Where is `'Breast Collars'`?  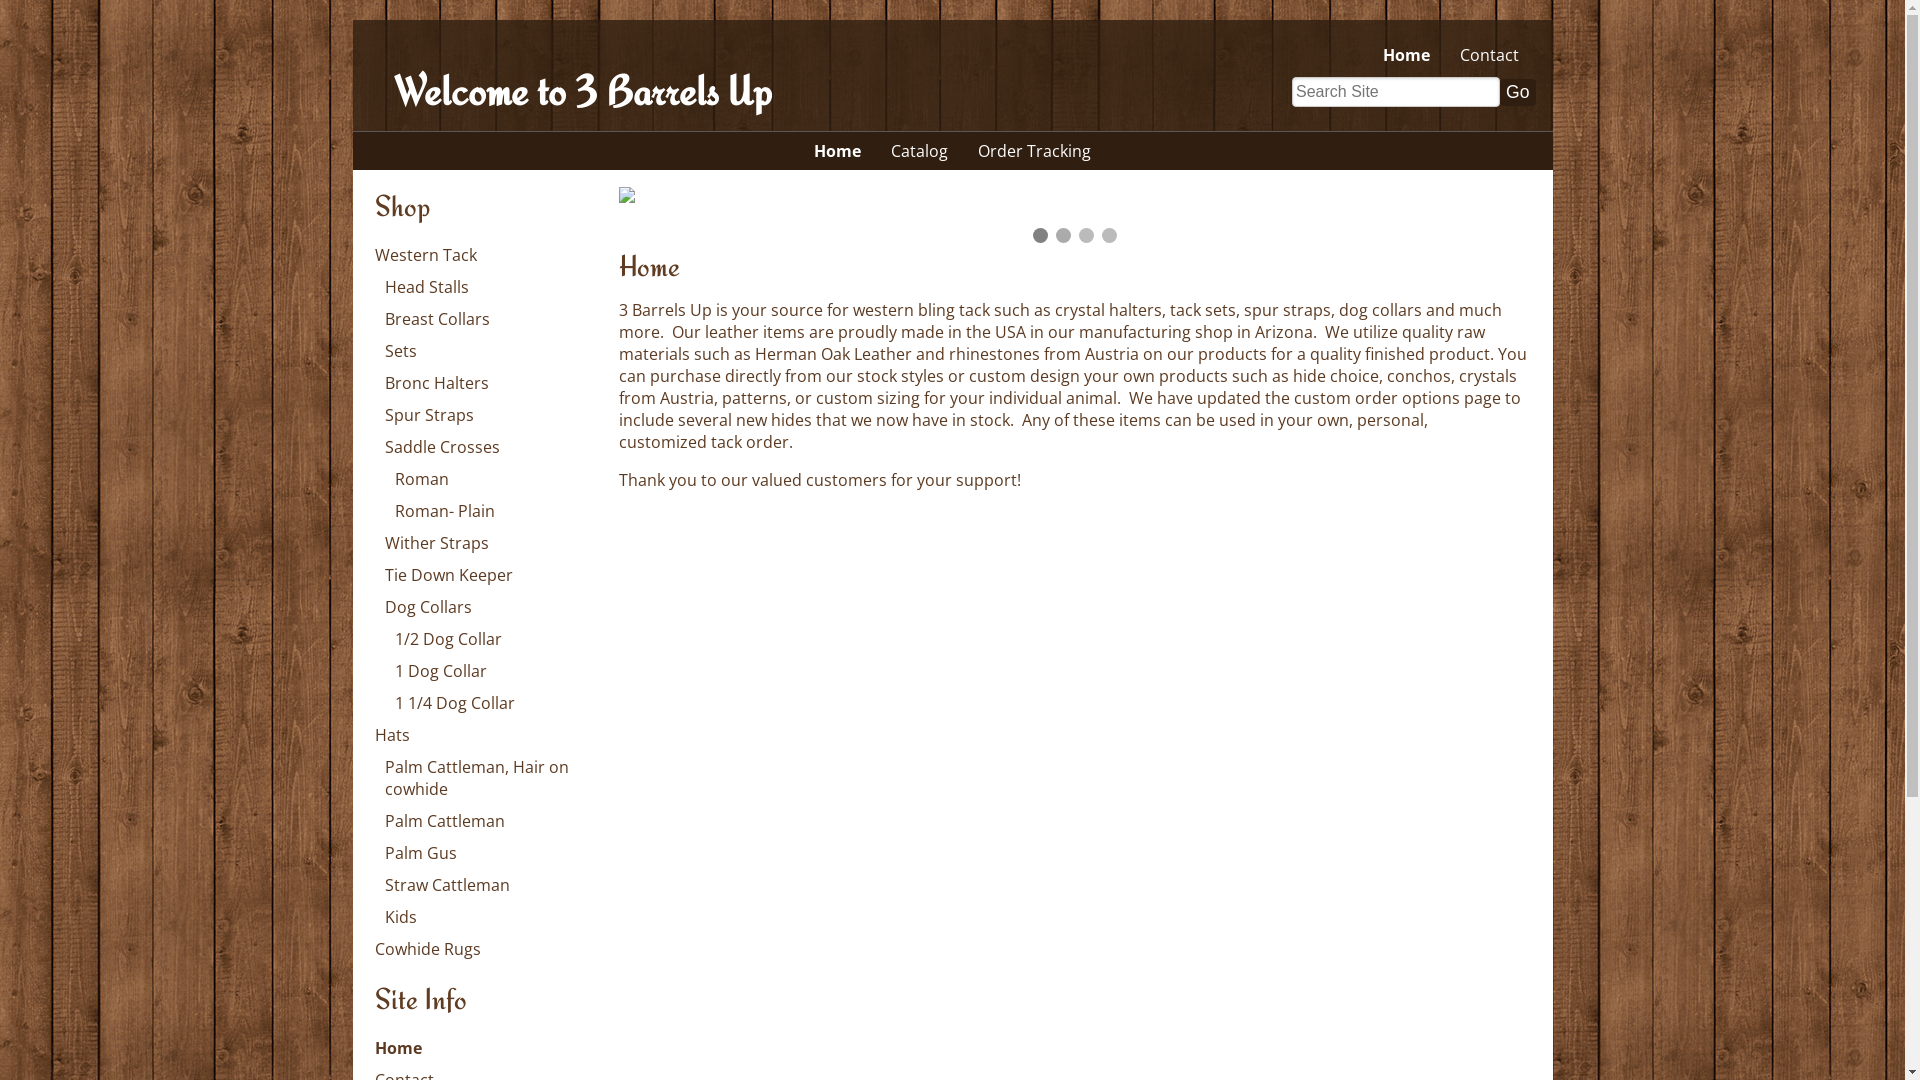 'Breast Collars' is located at coordinates (435, 318).